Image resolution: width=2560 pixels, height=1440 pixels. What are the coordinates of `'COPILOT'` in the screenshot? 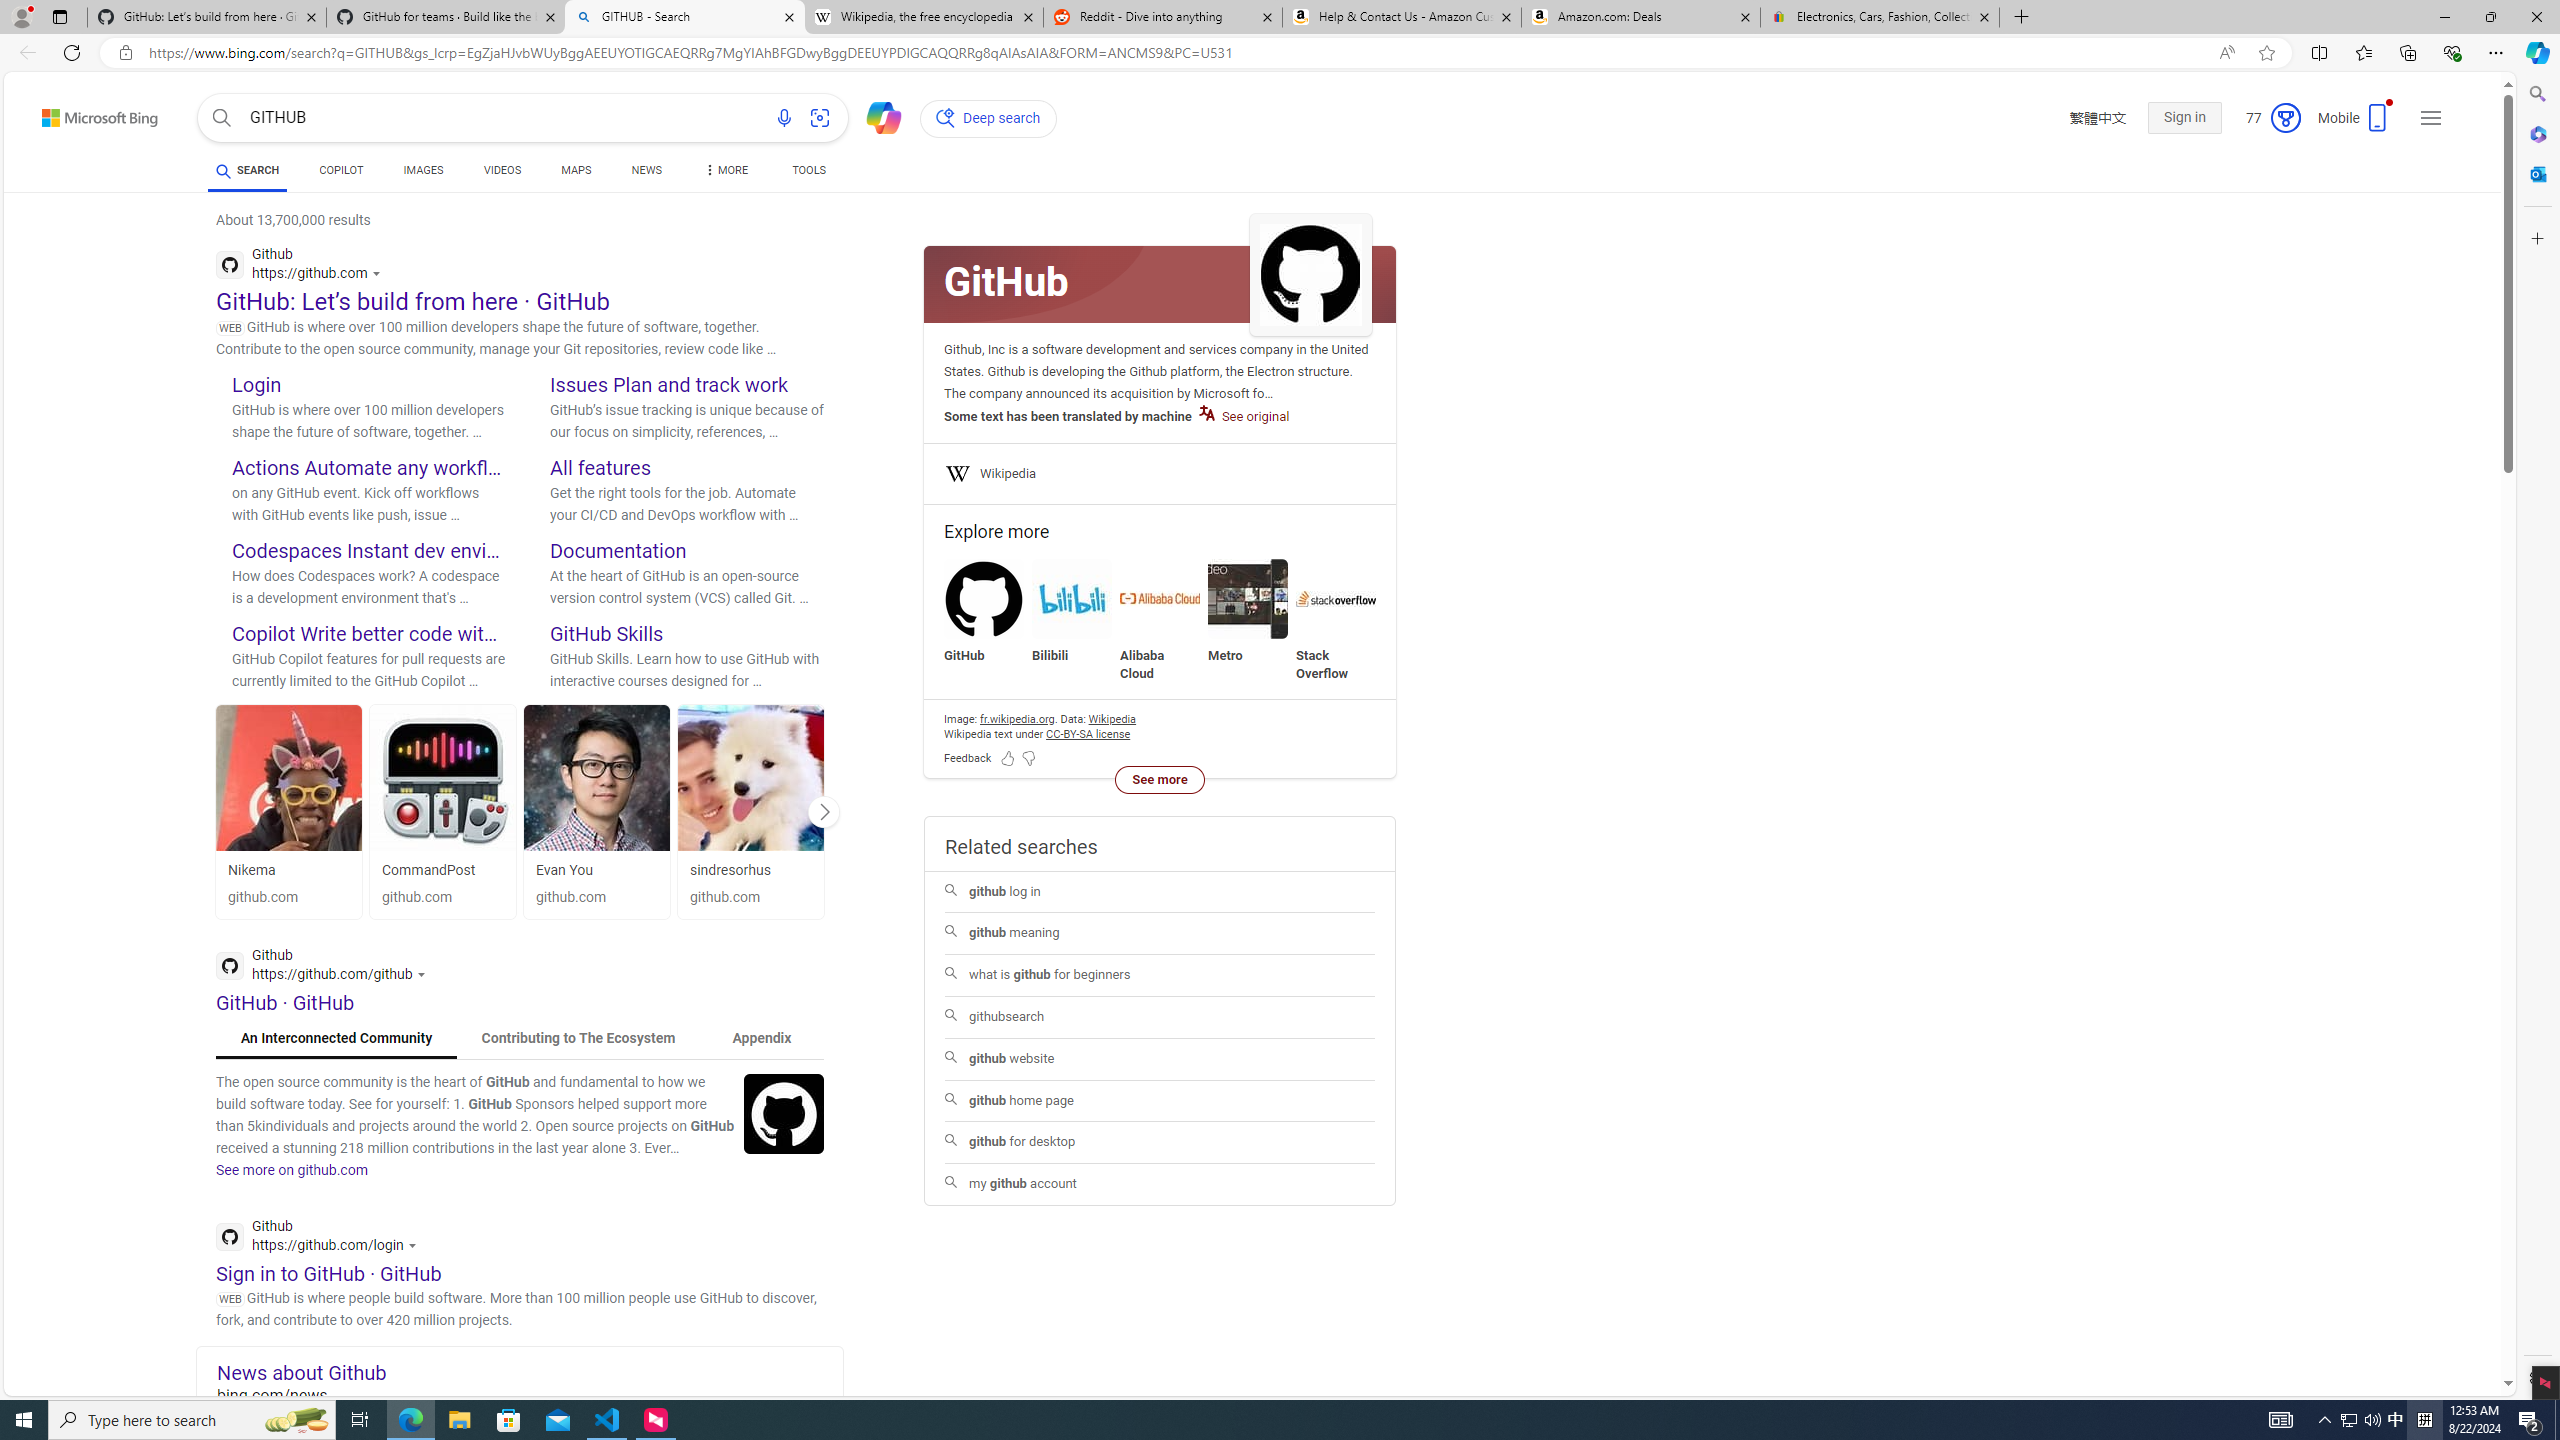 It's located at (339, 172).